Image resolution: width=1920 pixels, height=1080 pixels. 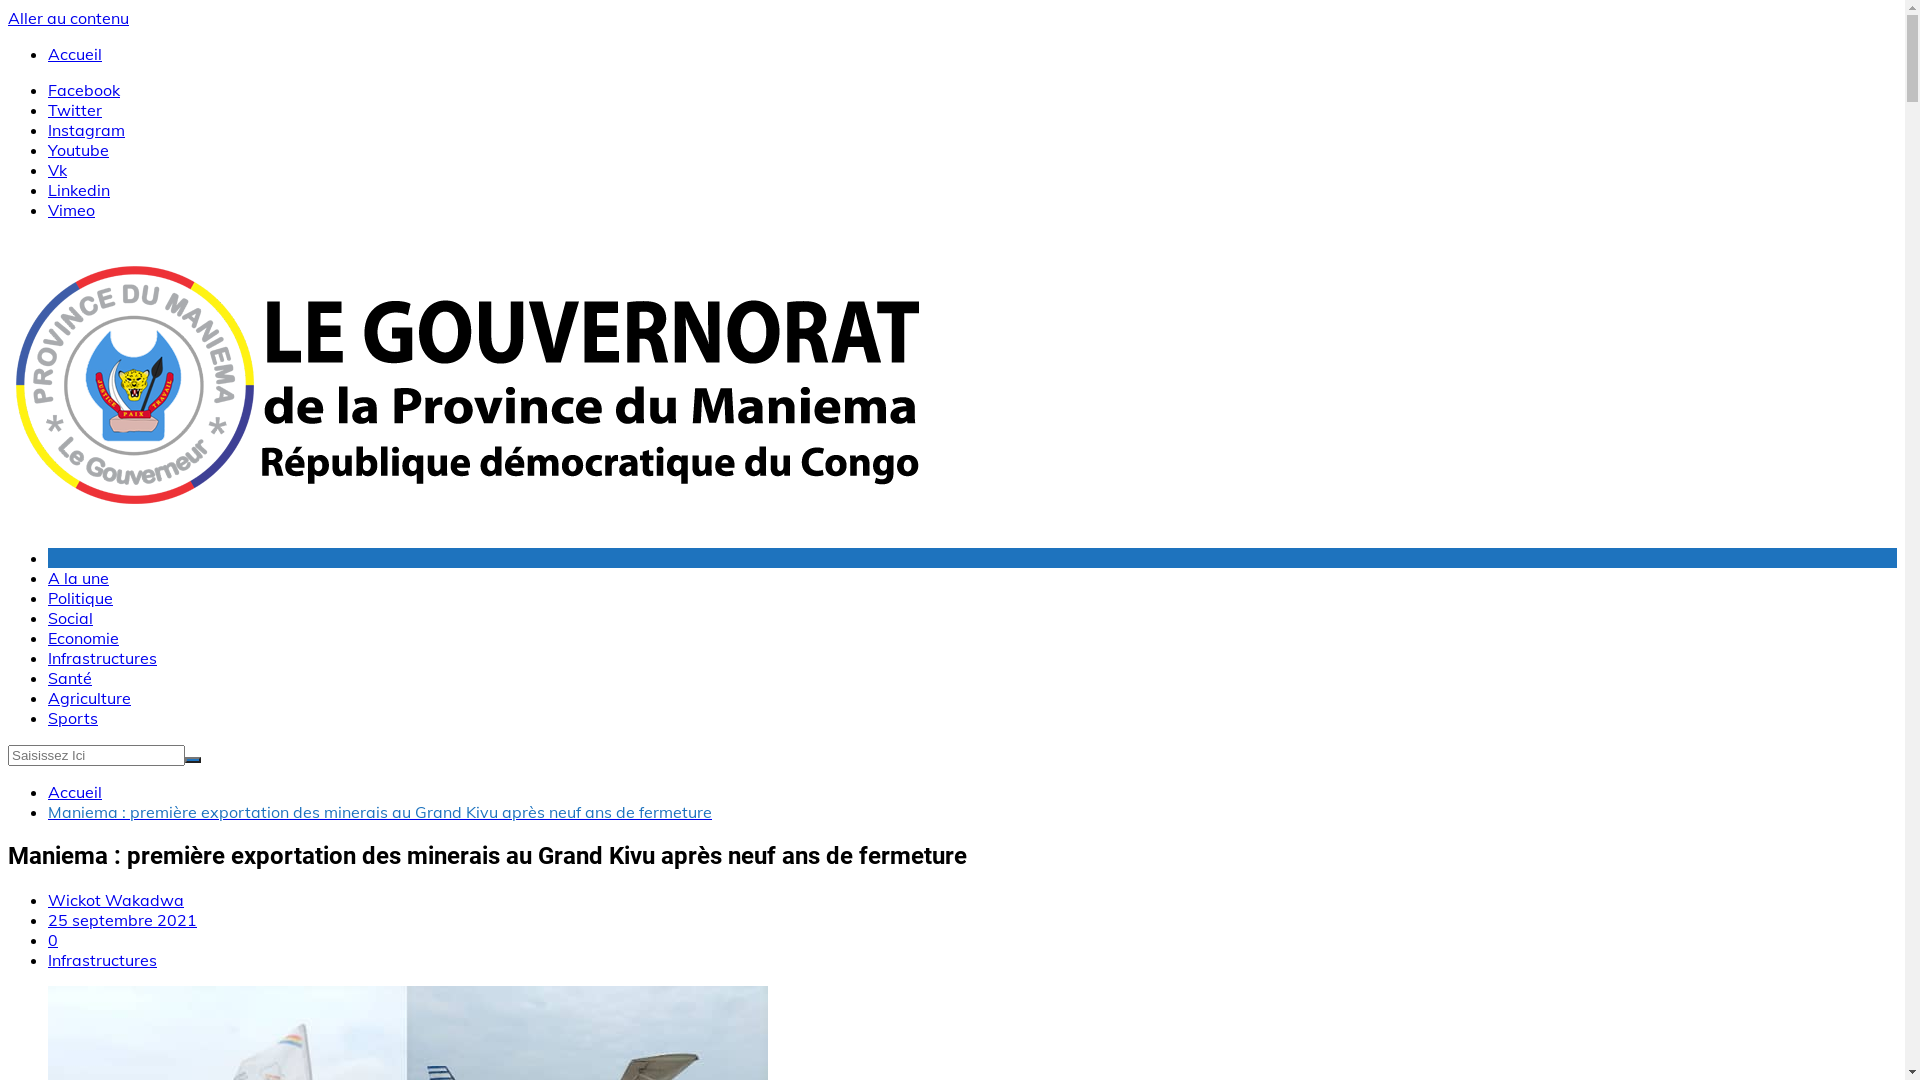 I want to click on 'Vk', so click(x=57, y=168).